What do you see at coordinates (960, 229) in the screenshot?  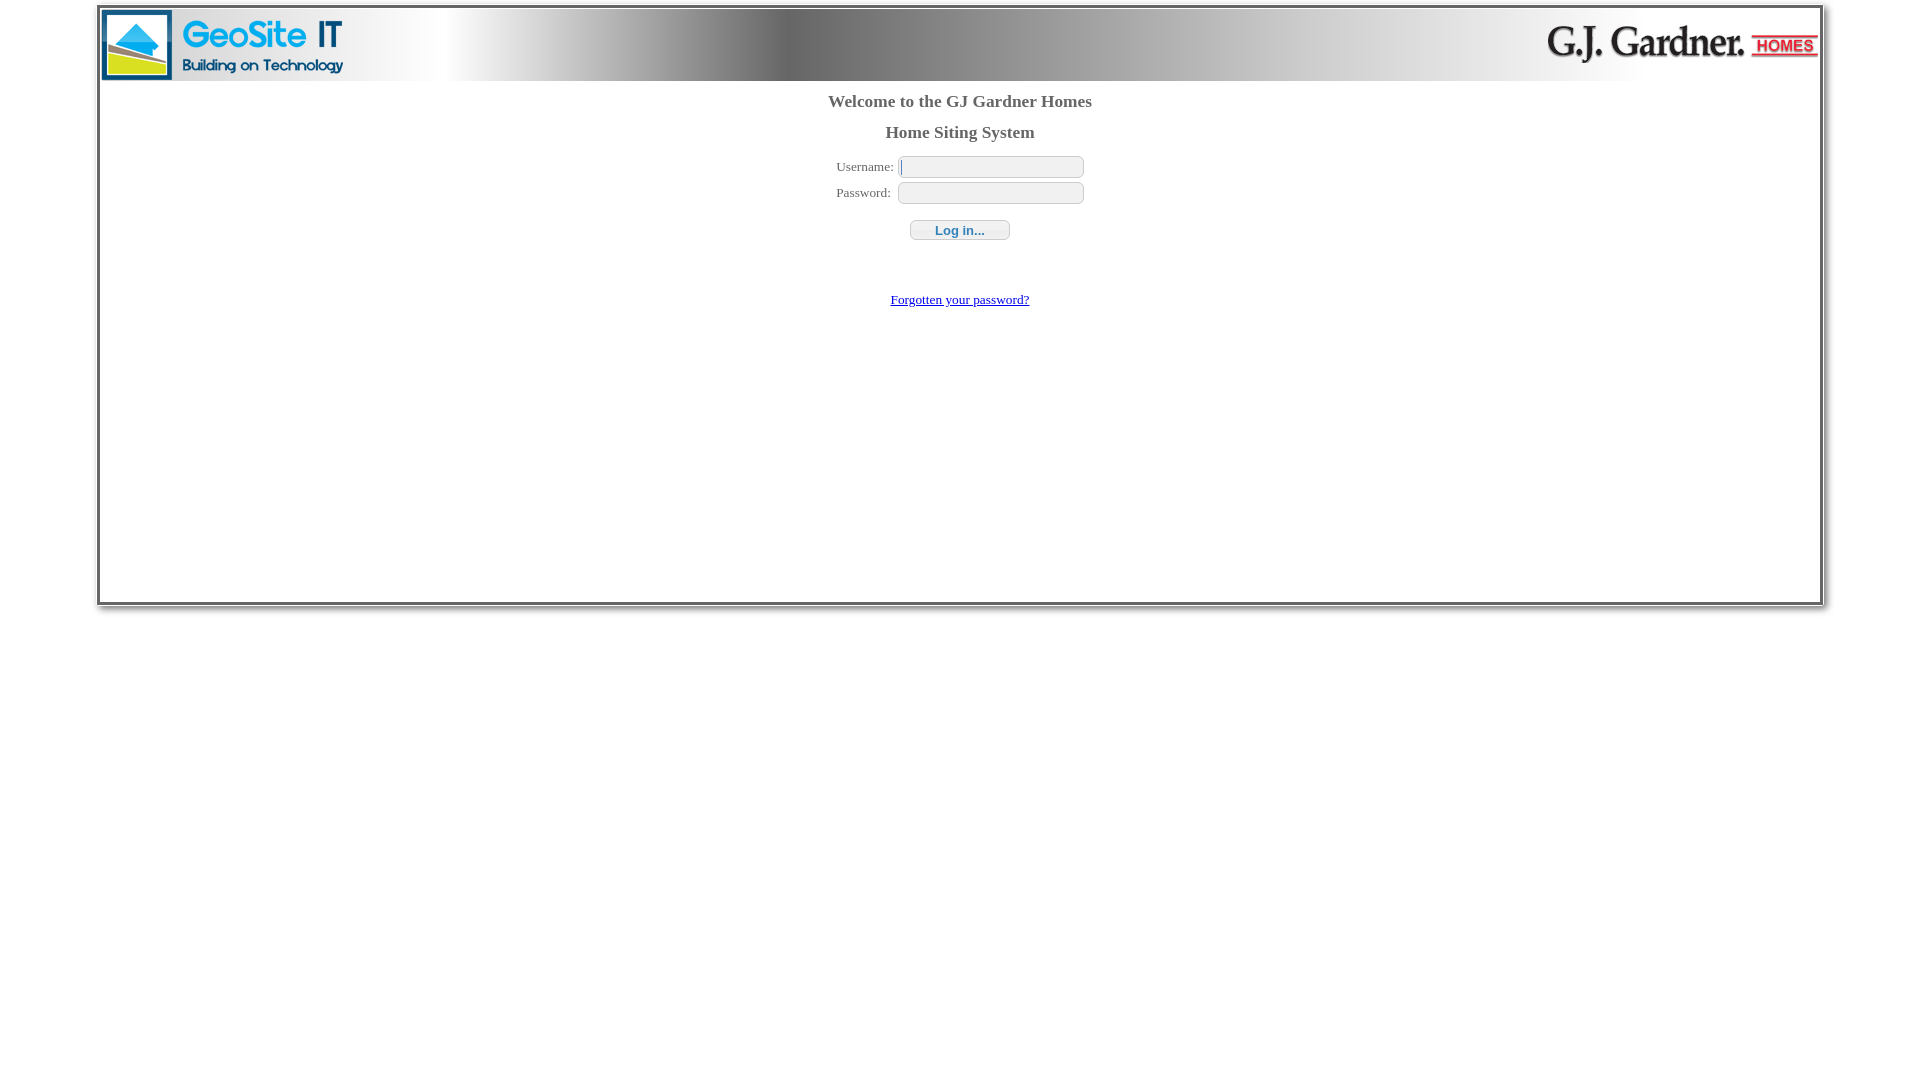 I see `'Log in...'` at bounding box center [960, 229].